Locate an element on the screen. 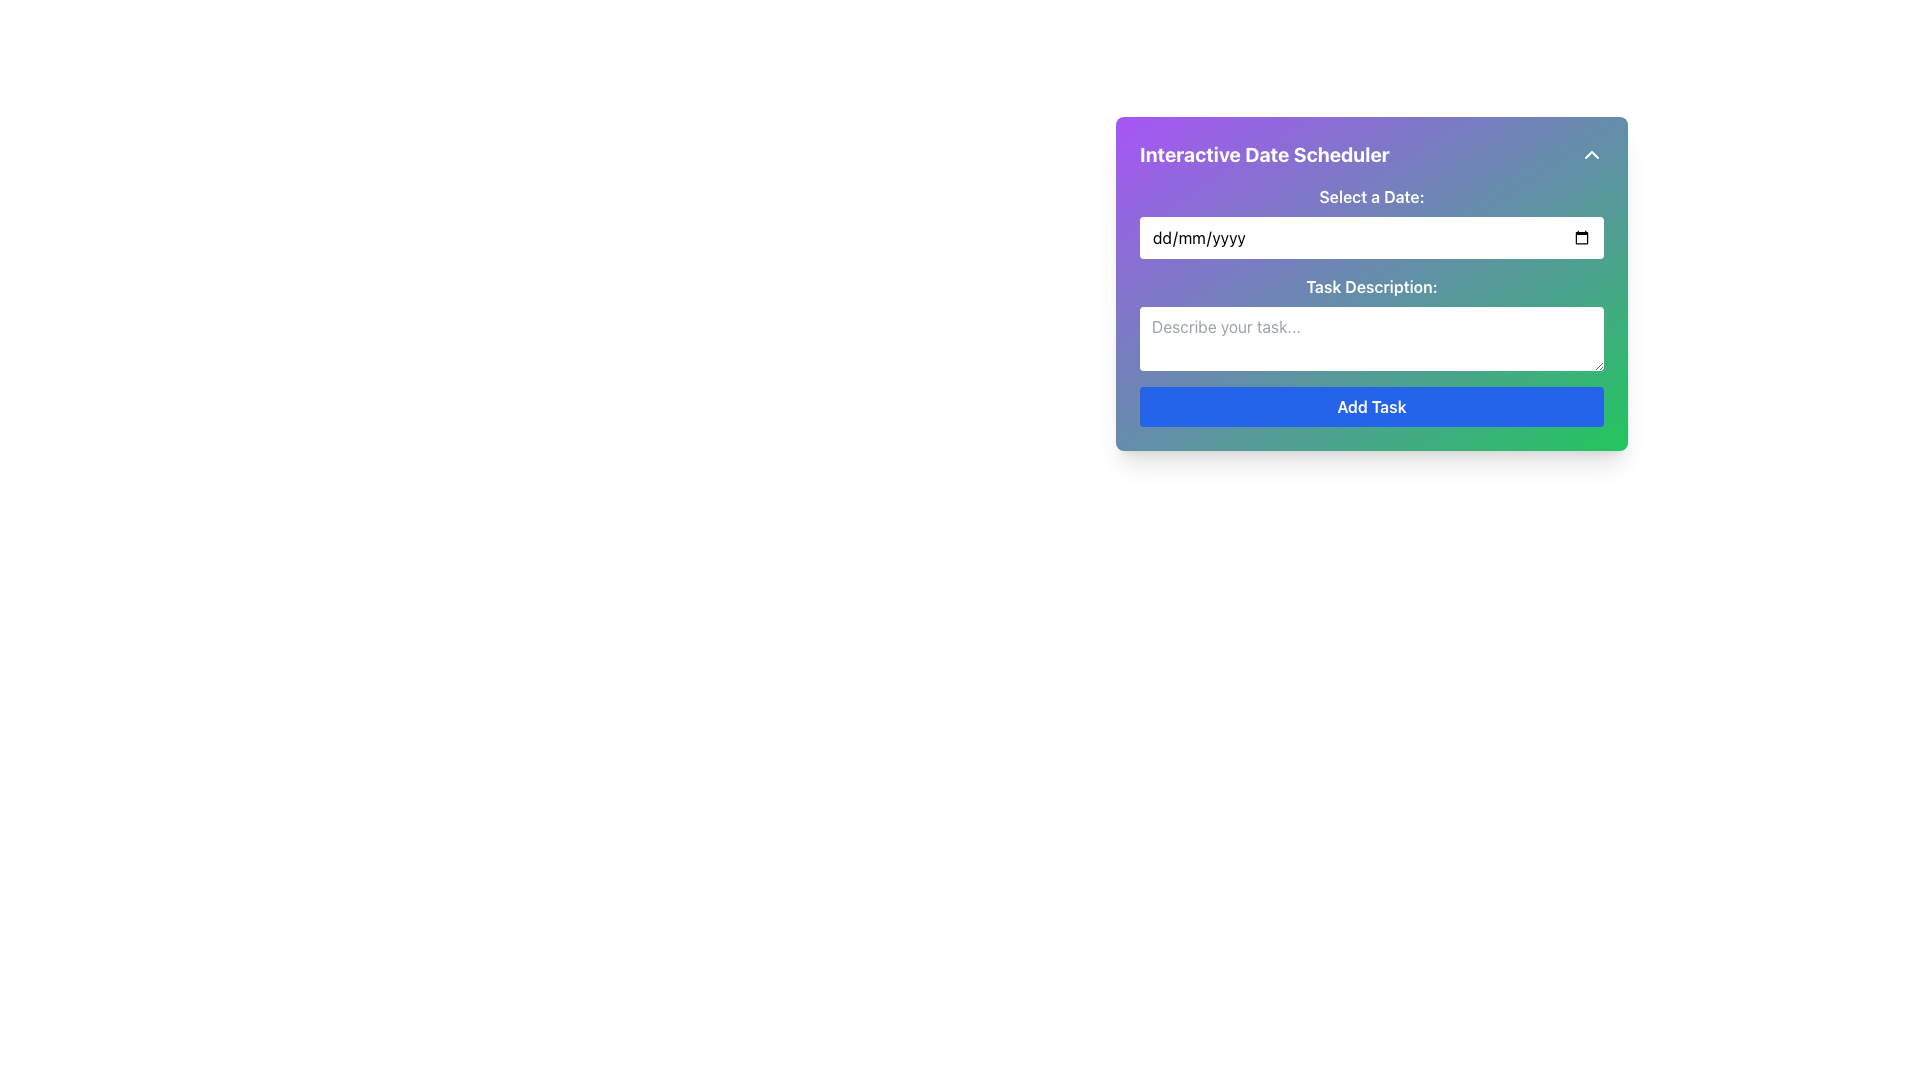 The image size is (1920, 1080). the arrow icon located at the far-right corner of the 'Interactive Date Scheduler' card title is located at coordinates (1371, 153).